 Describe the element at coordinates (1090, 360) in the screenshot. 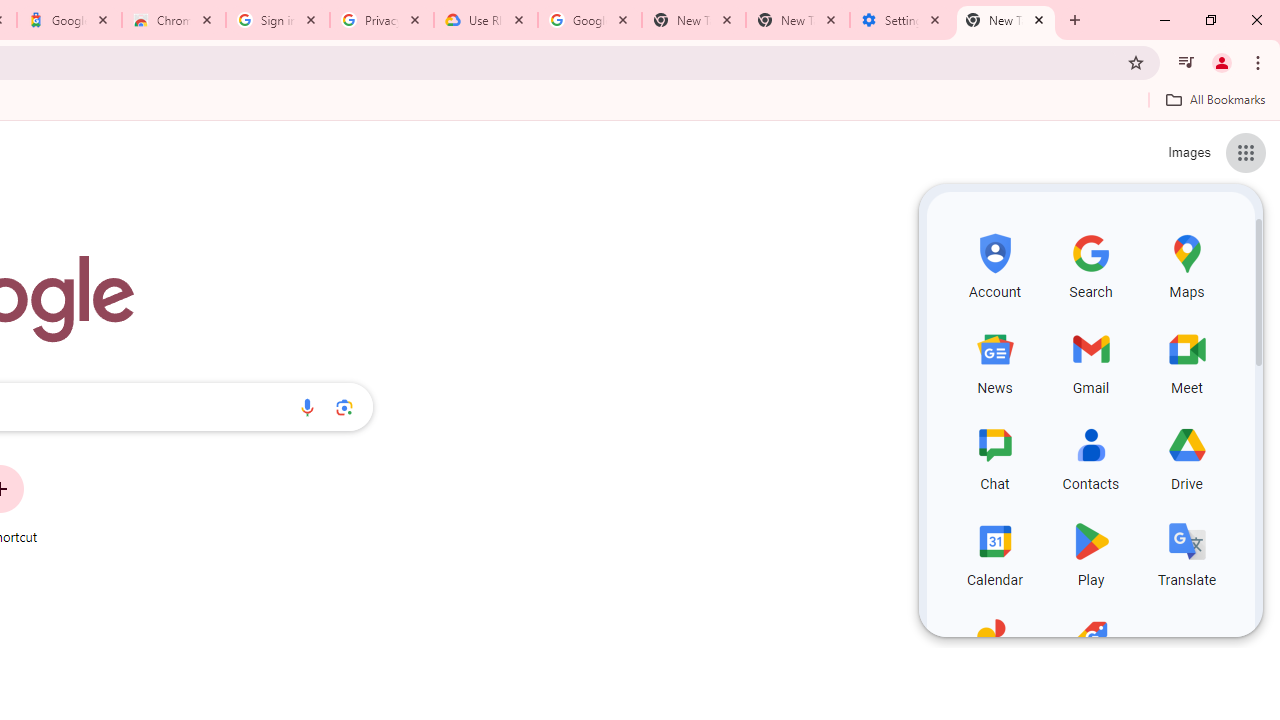

I see `'Gmail, row 2 of 5 and column 2 of 3 in the first section'` at that location.